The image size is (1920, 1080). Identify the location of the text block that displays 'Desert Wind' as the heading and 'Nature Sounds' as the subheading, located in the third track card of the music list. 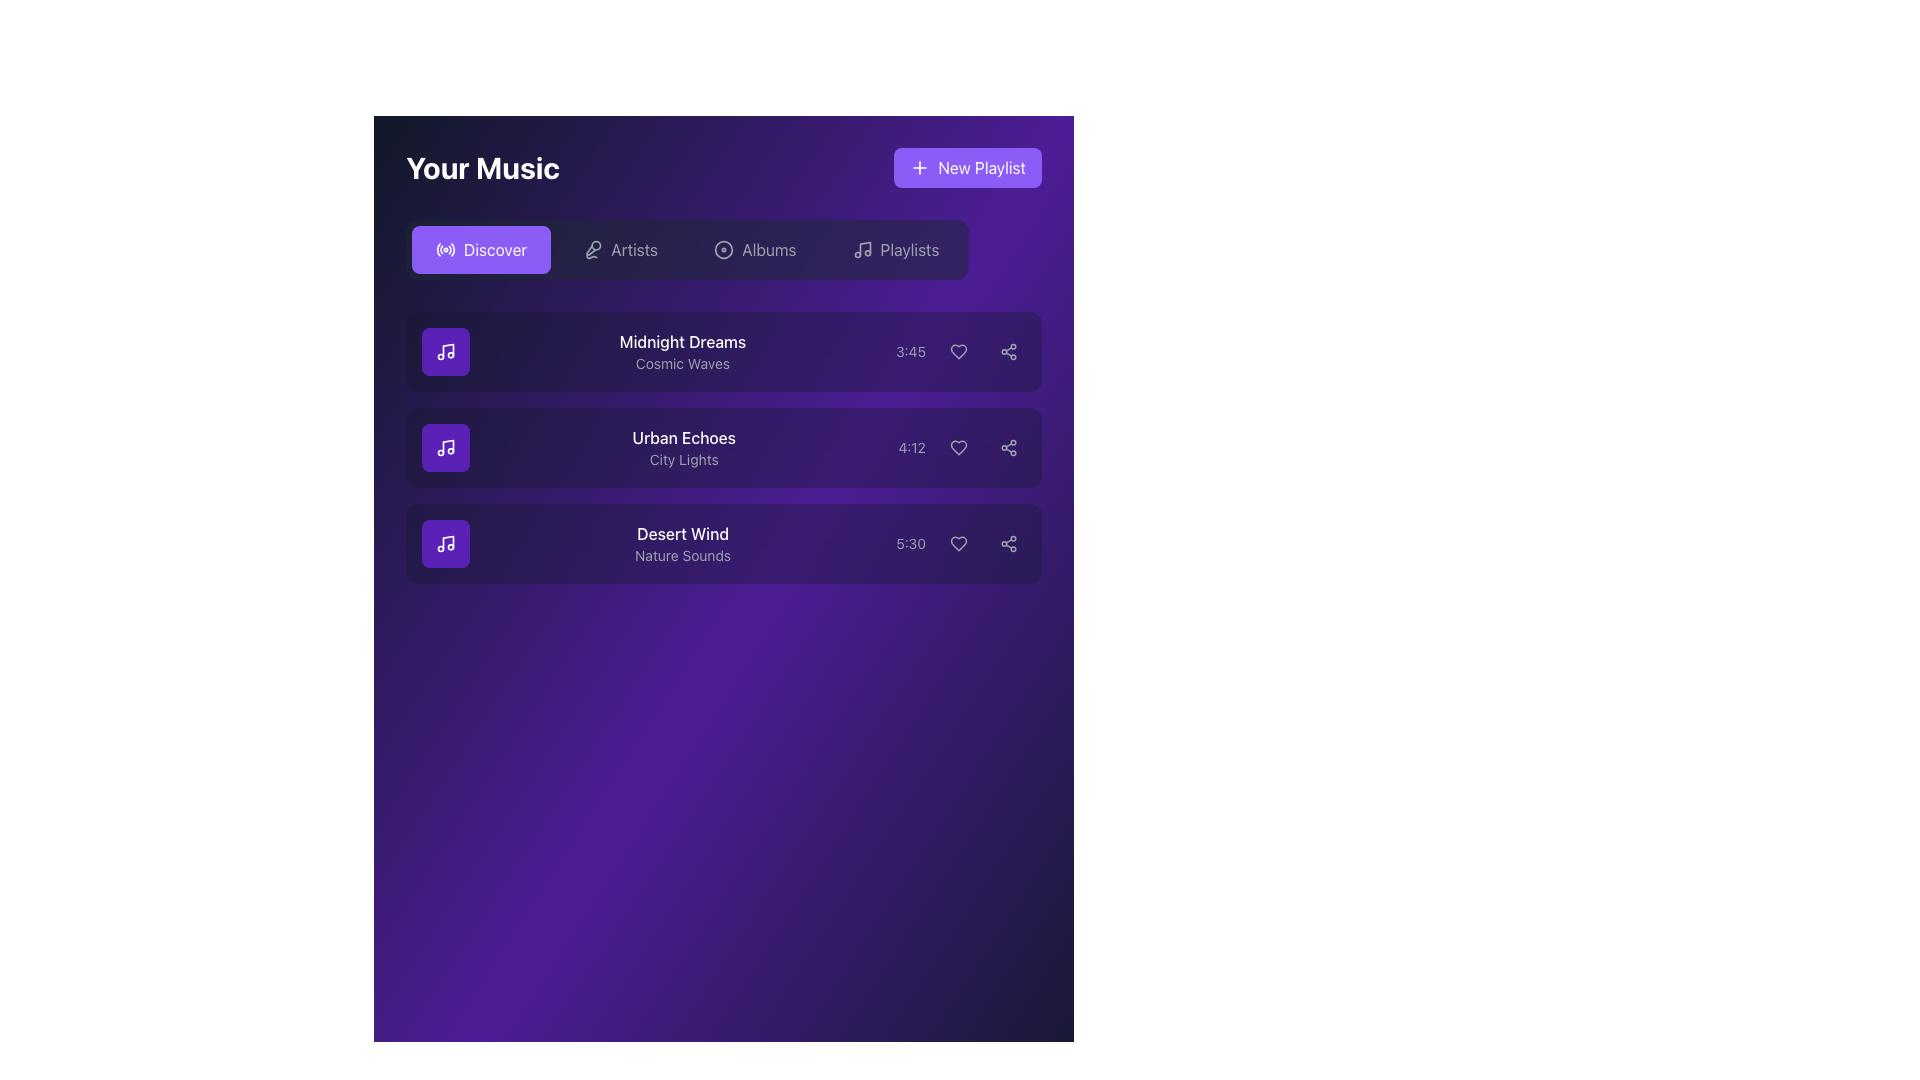
(723, 543).